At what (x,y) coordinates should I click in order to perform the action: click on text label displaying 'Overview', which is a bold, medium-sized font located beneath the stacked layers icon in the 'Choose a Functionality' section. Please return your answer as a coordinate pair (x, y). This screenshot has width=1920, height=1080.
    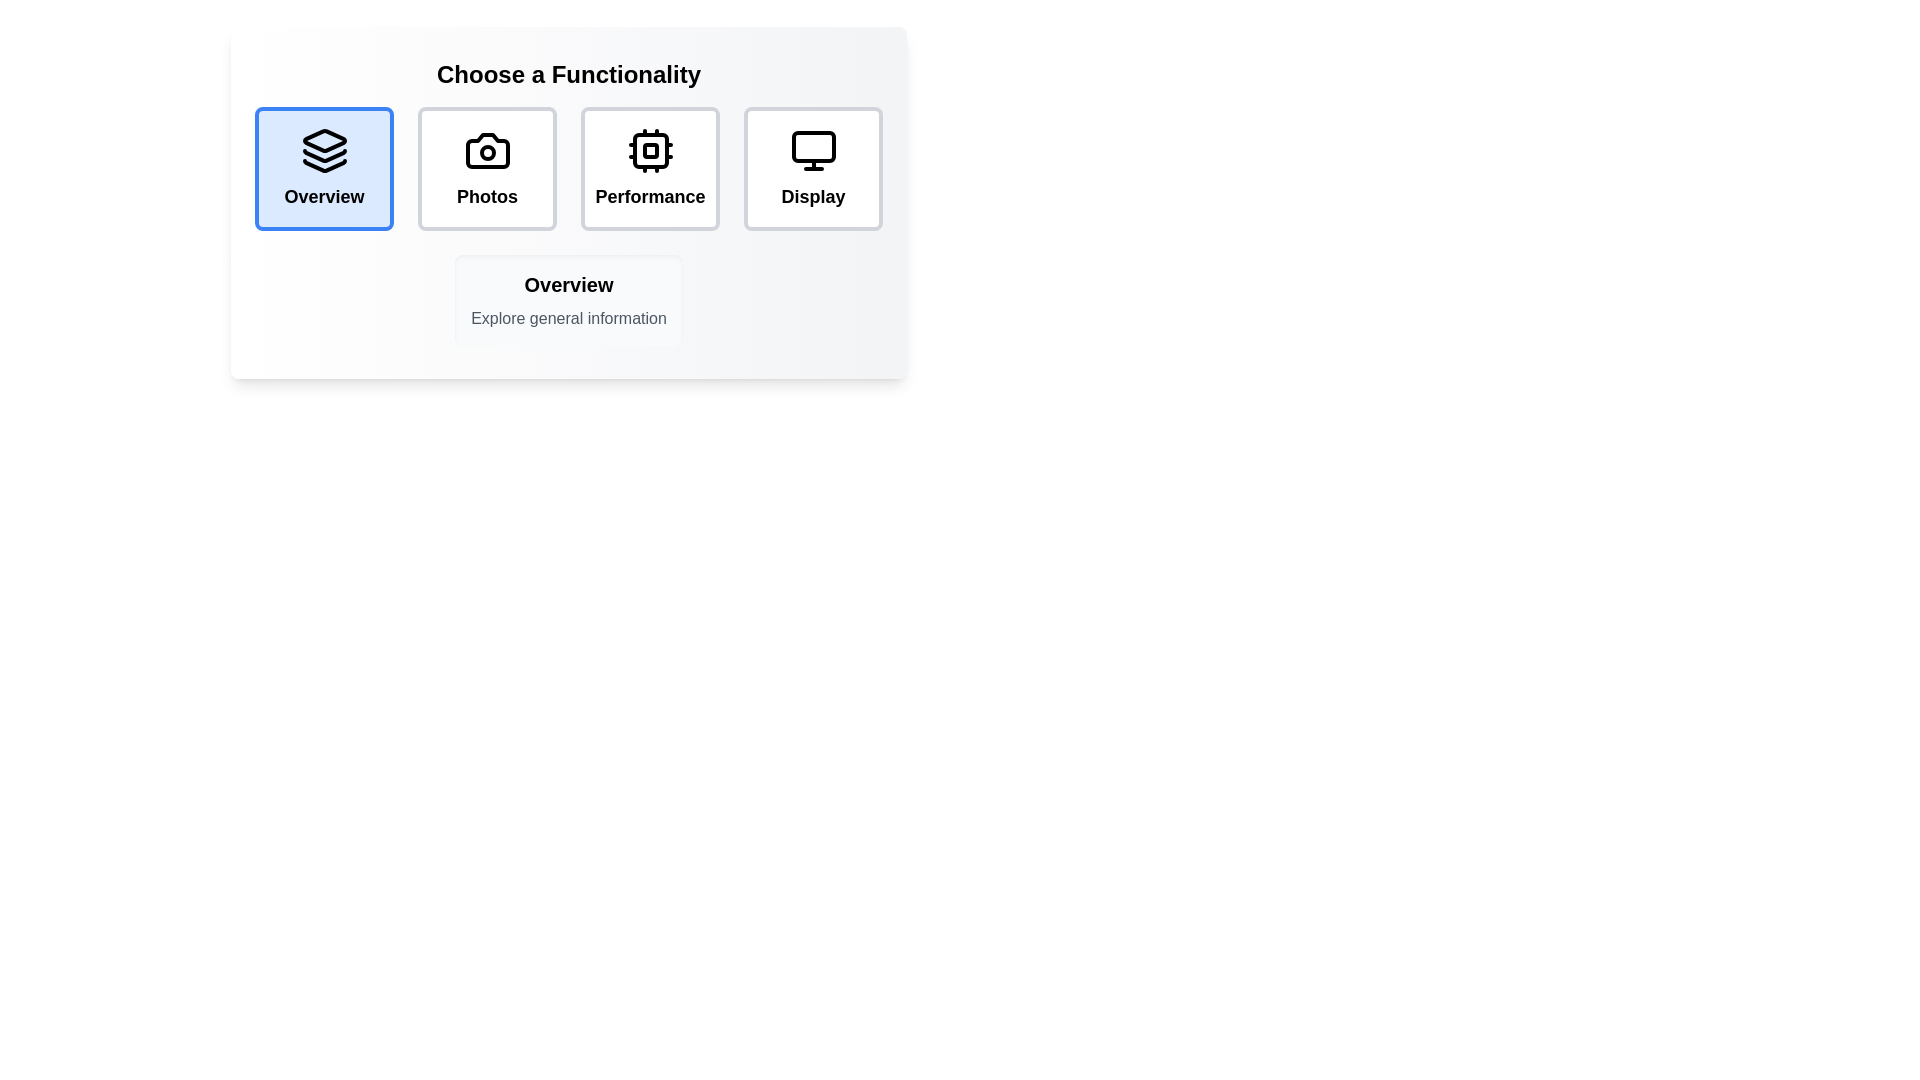
    Looking at the image, I should click on (324, 196).